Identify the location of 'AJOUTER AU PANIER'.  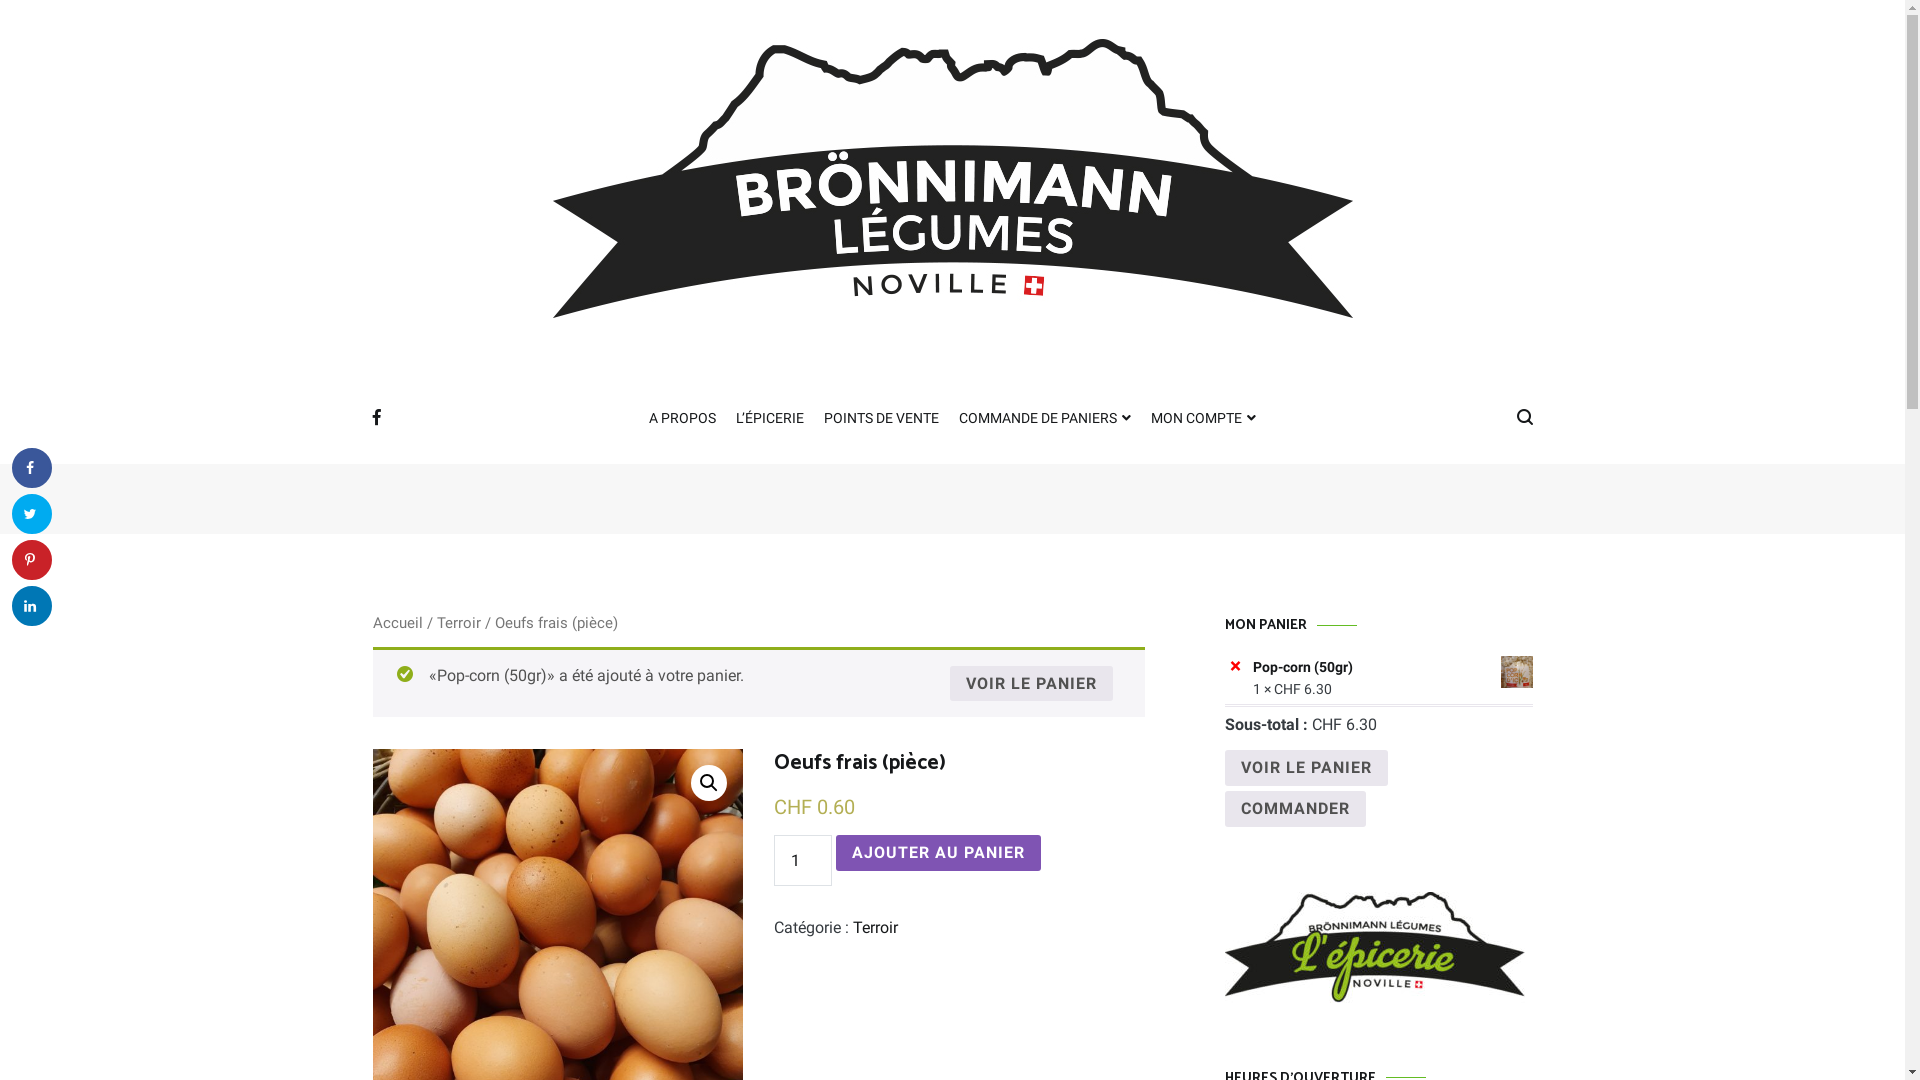
(937, 852).